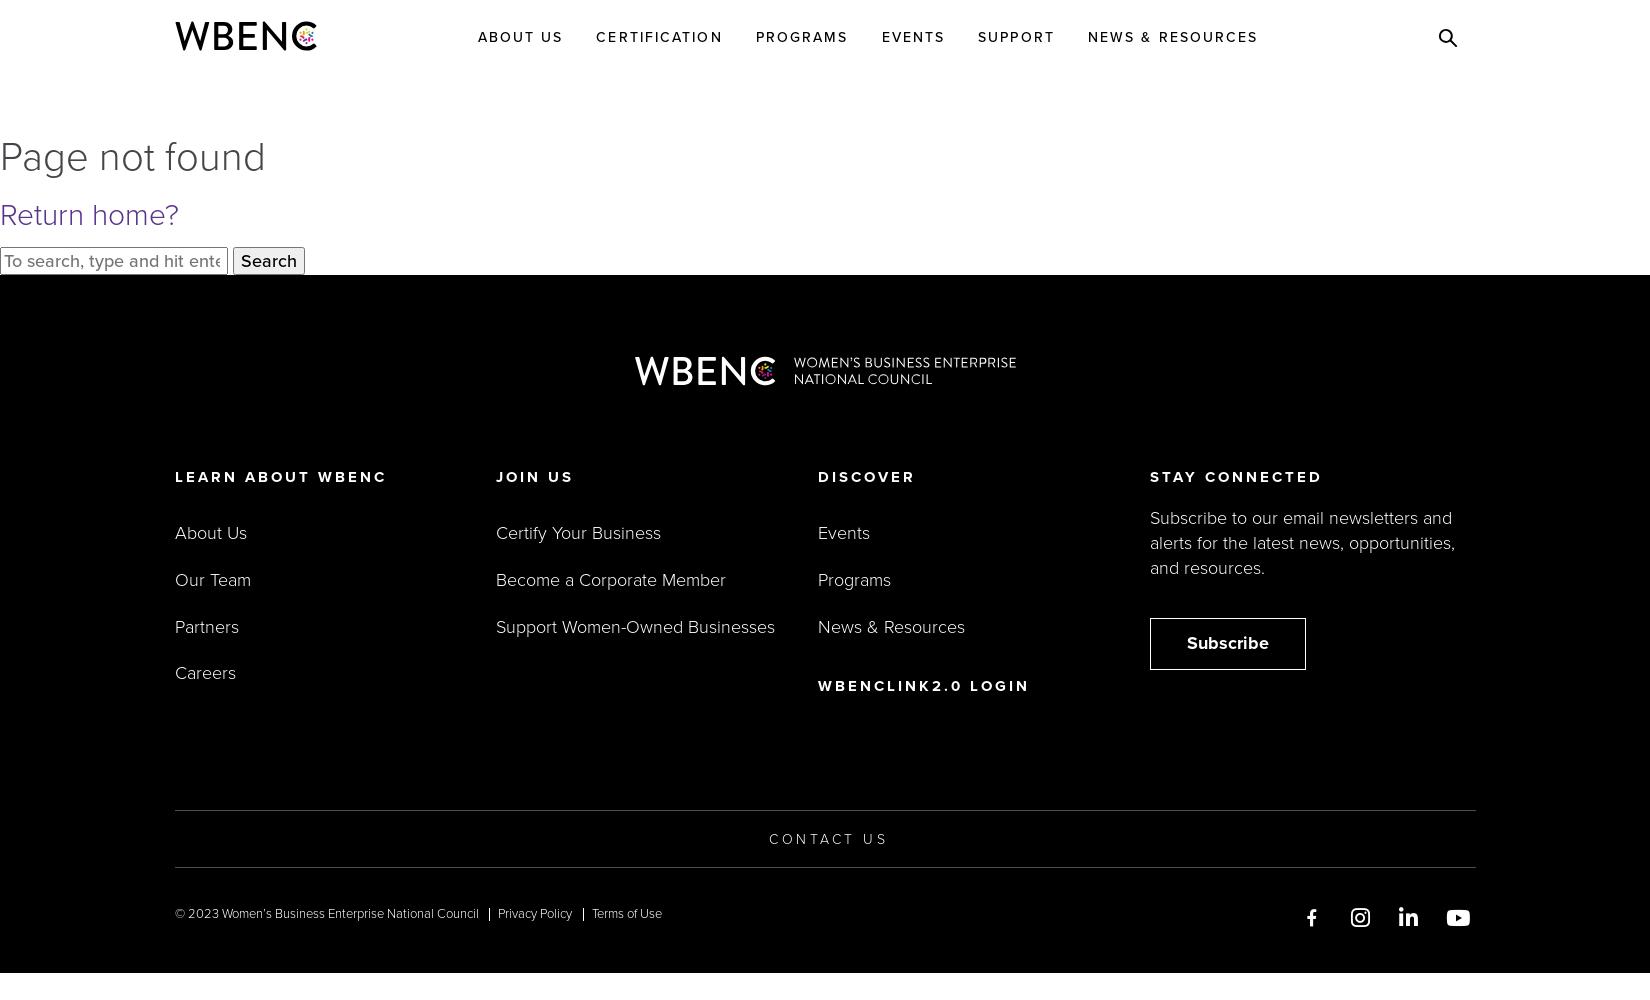 This screenshot has width=1650, height=1000. What do you see at coordinates (205, 626) in the screenshot?
I see `'Partners'` at bounding box center [205, 626].